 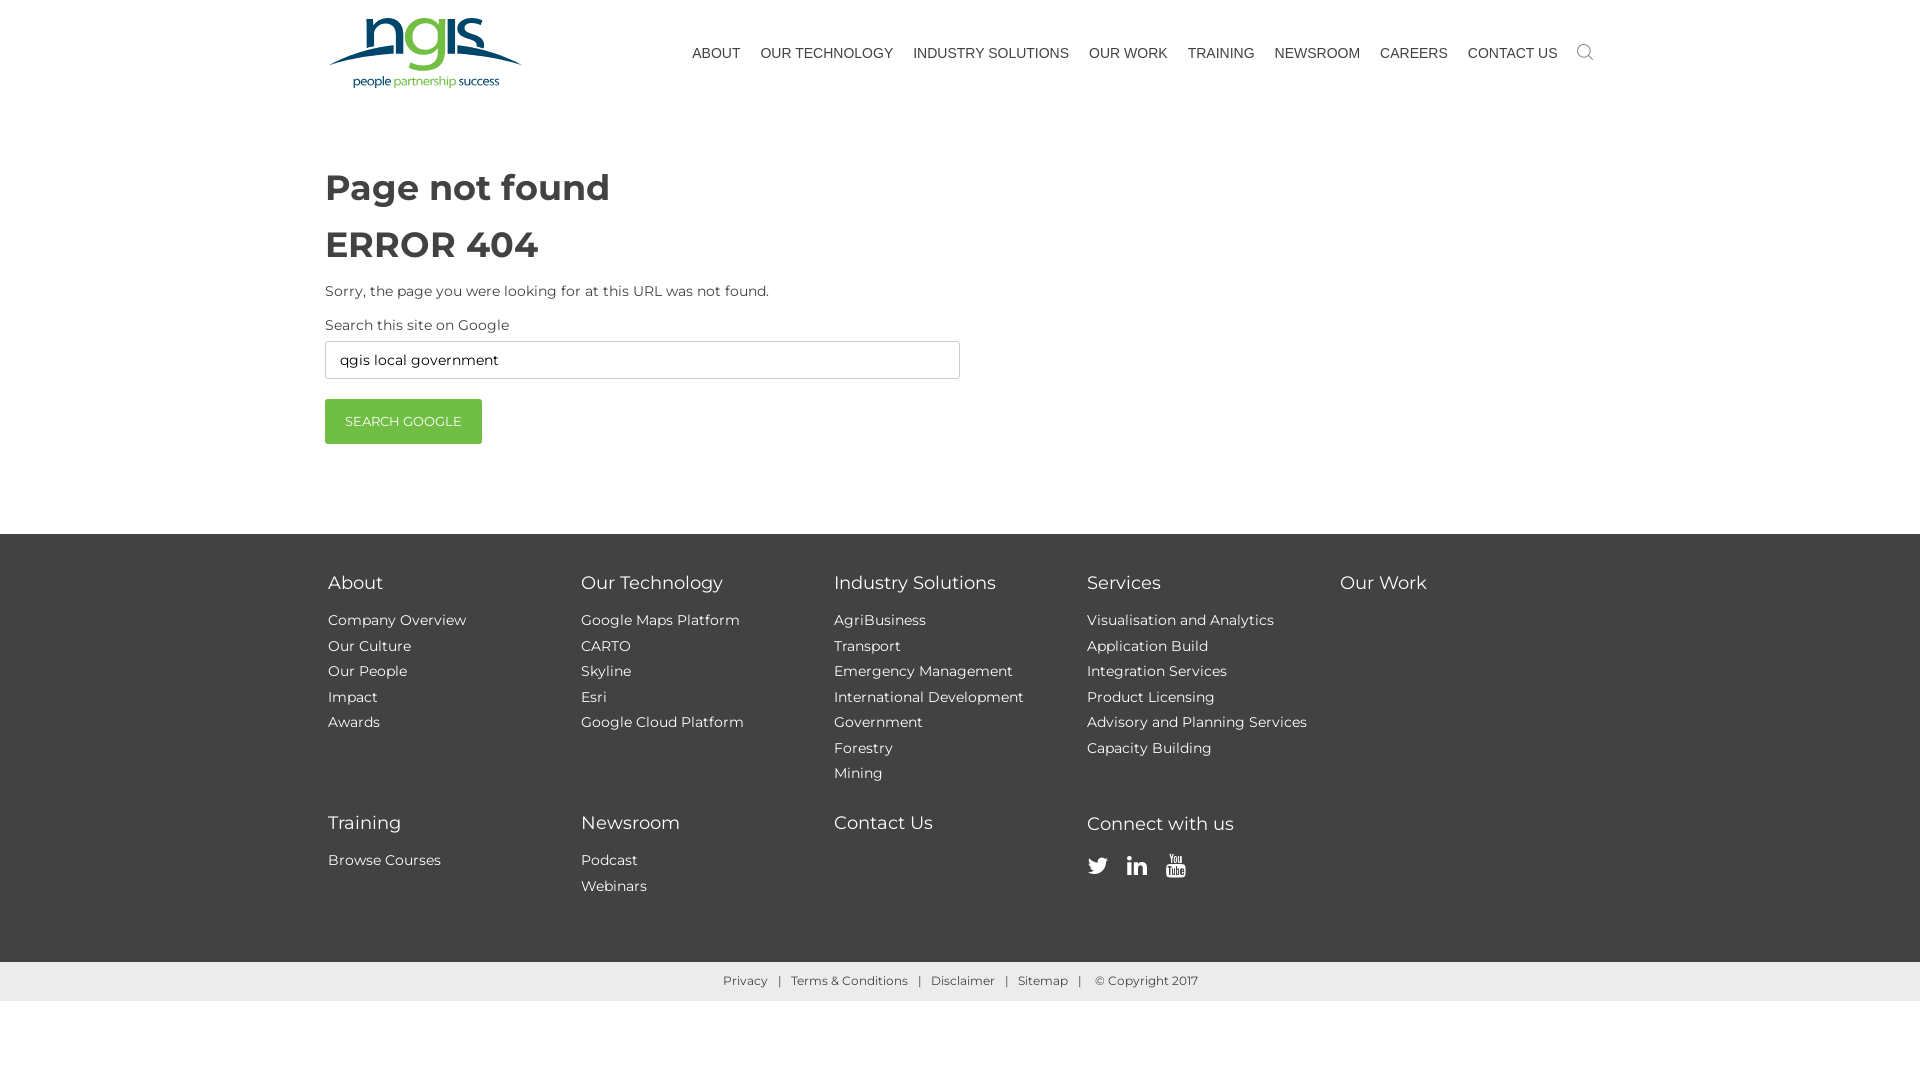 I want to click on 'Transport', so click(x=834, y=645).